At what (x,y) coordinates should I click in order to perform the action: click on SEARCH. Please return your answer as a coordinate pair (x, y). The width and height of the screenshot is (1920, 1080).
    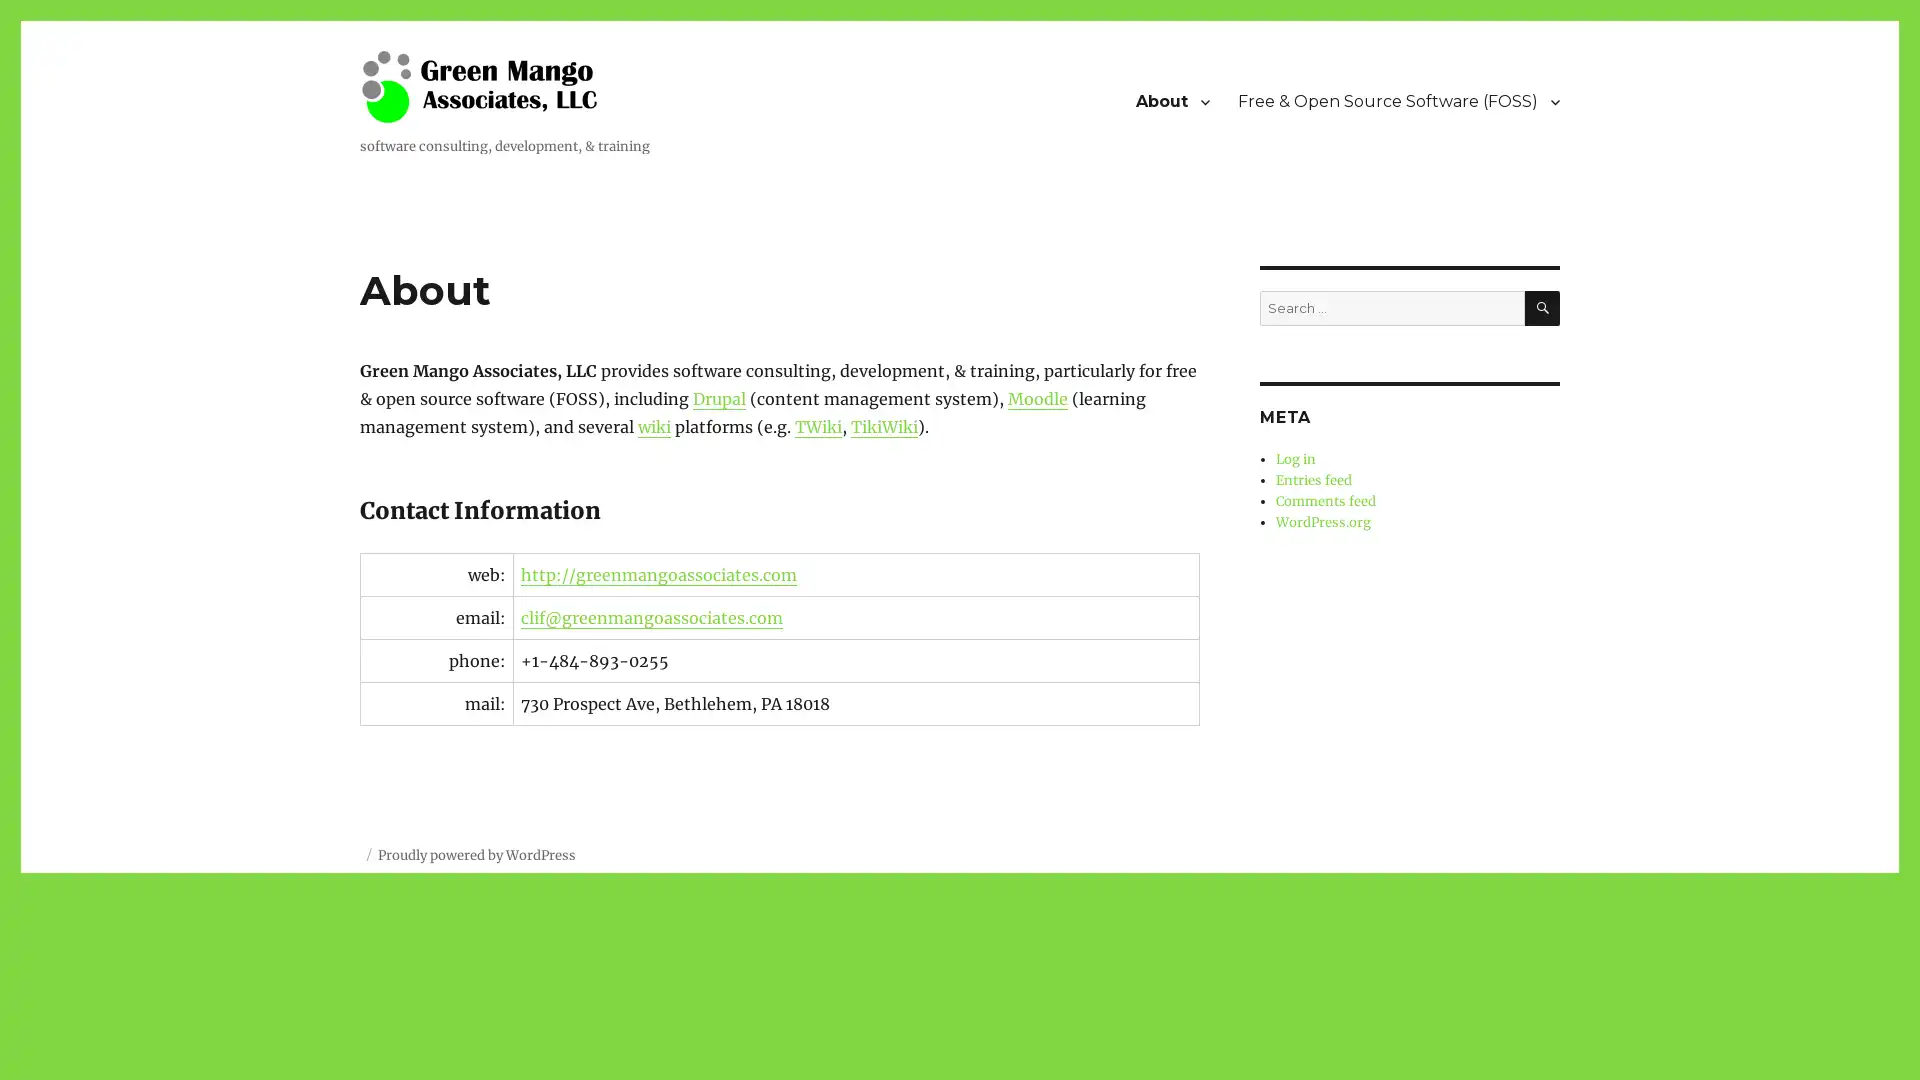
    Looking at the image, I should click on (1541, 308).